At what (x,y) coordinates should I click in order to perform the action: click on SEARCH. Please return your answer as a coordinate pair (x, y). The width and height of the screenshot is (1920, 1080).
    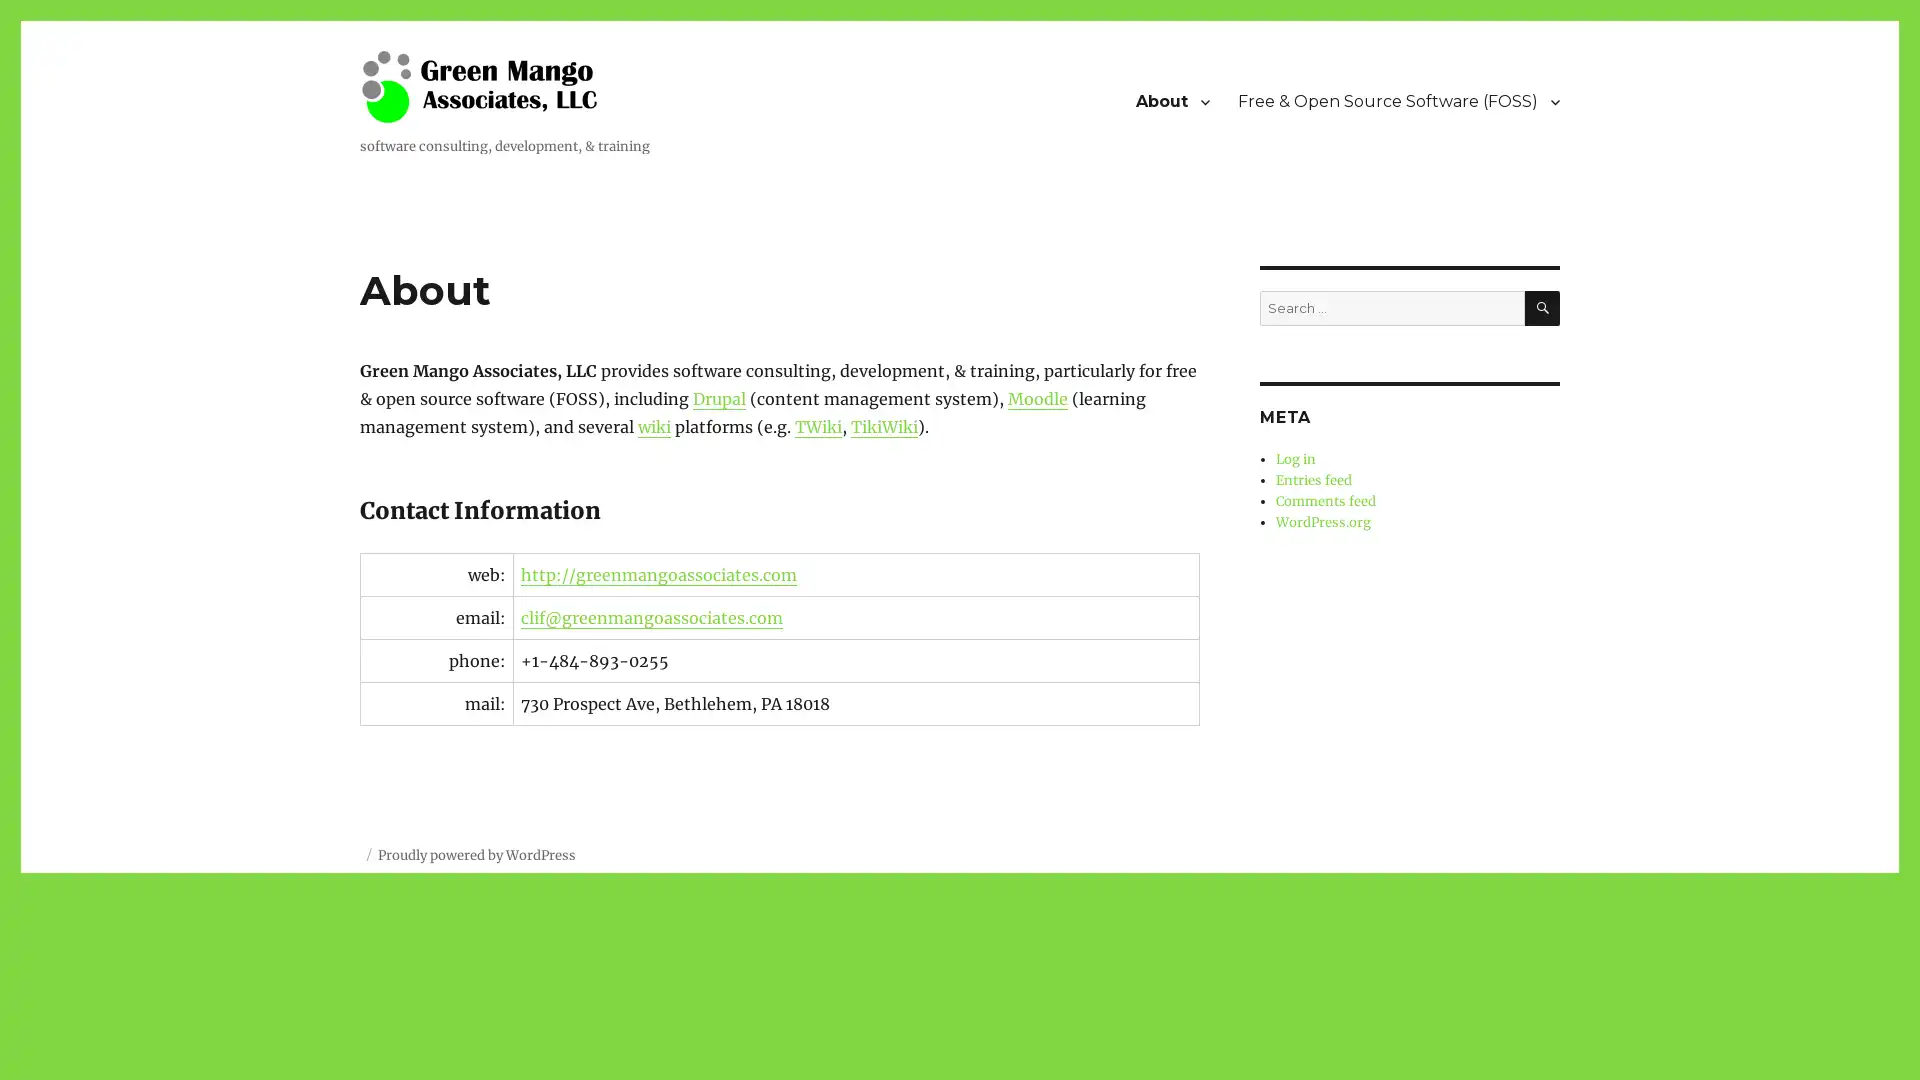
    Looking at the image, I should click on (1541, 308).